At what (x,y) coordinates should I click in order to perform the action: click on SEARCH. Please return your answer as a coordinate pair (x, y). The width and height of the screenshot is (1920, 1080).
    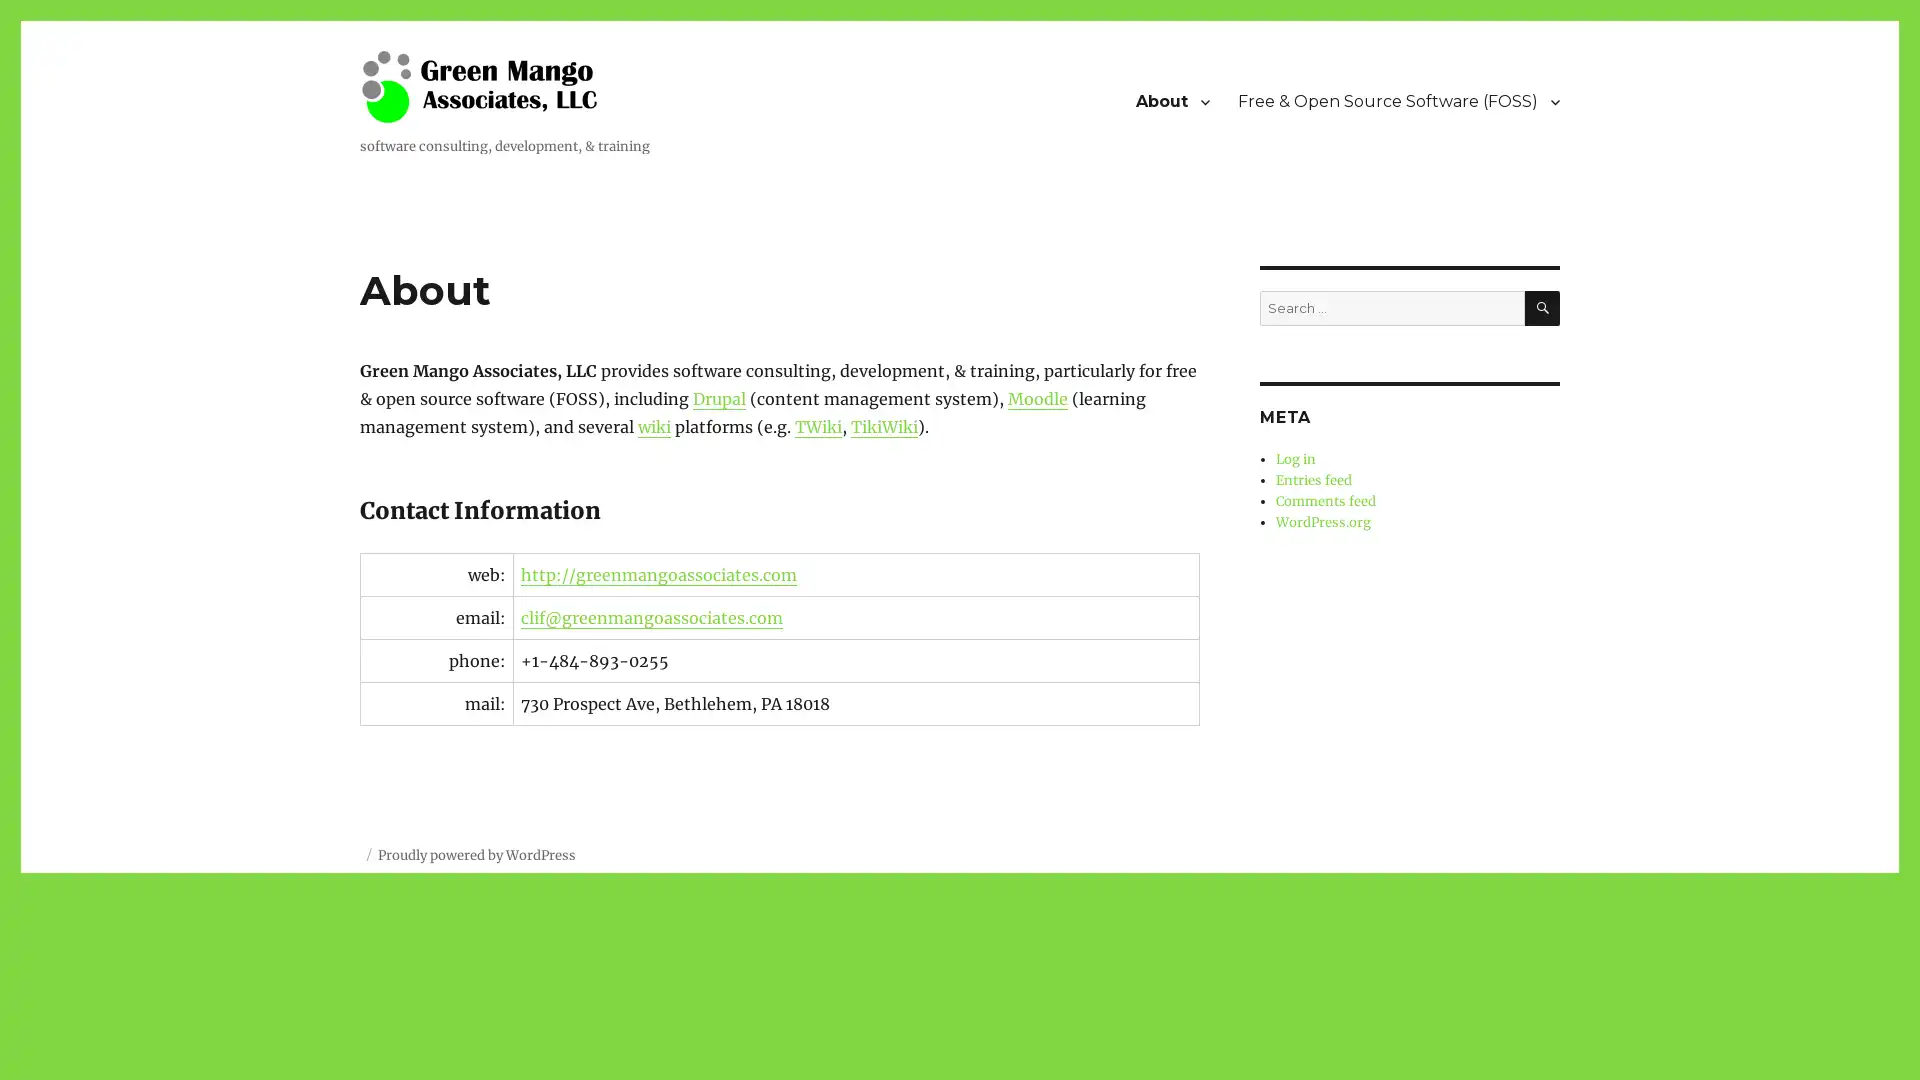
    Looking at the image, I should click on (1541, 308).